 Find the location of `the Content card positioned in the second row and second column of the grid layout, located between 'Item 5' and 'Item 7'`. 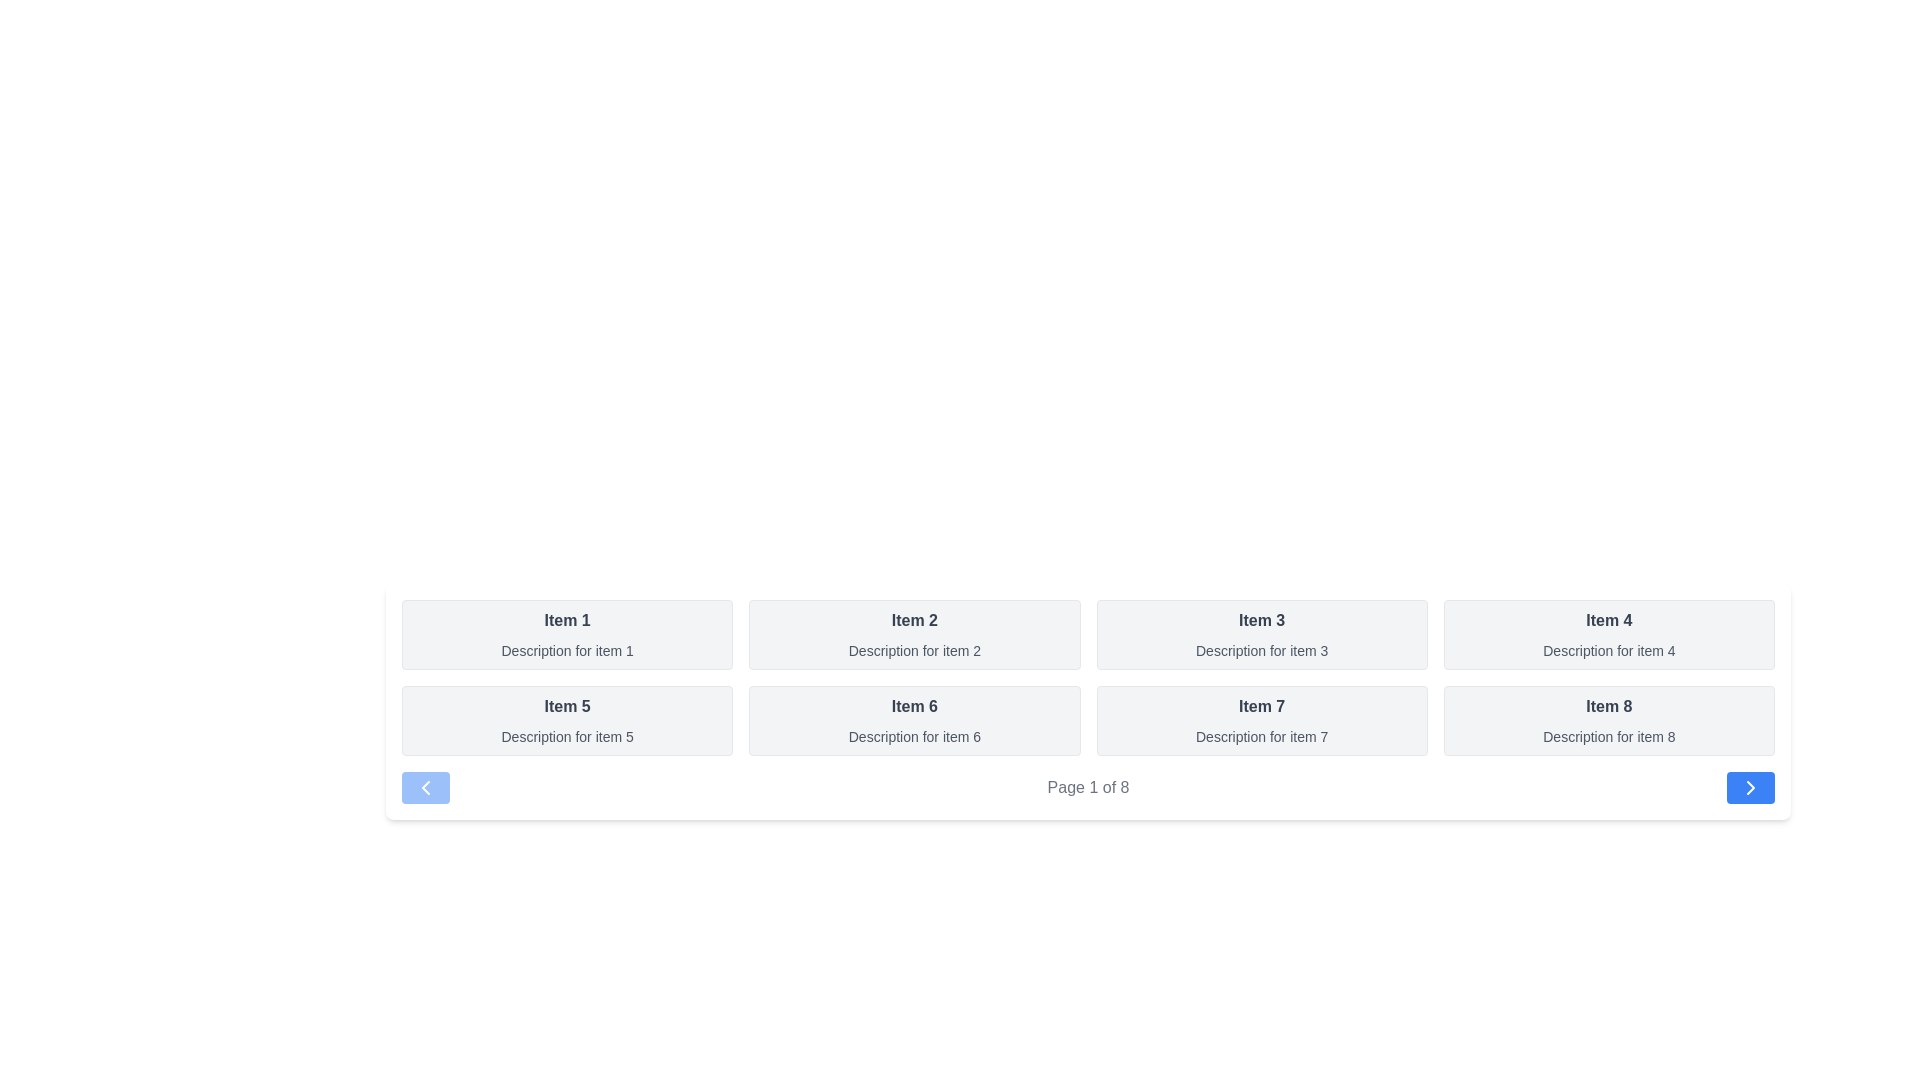

the Content card positioned in the second row and second column of the grid layout, located between 'Item 5' and 'Item 7' is located at coordinates (913, 721).